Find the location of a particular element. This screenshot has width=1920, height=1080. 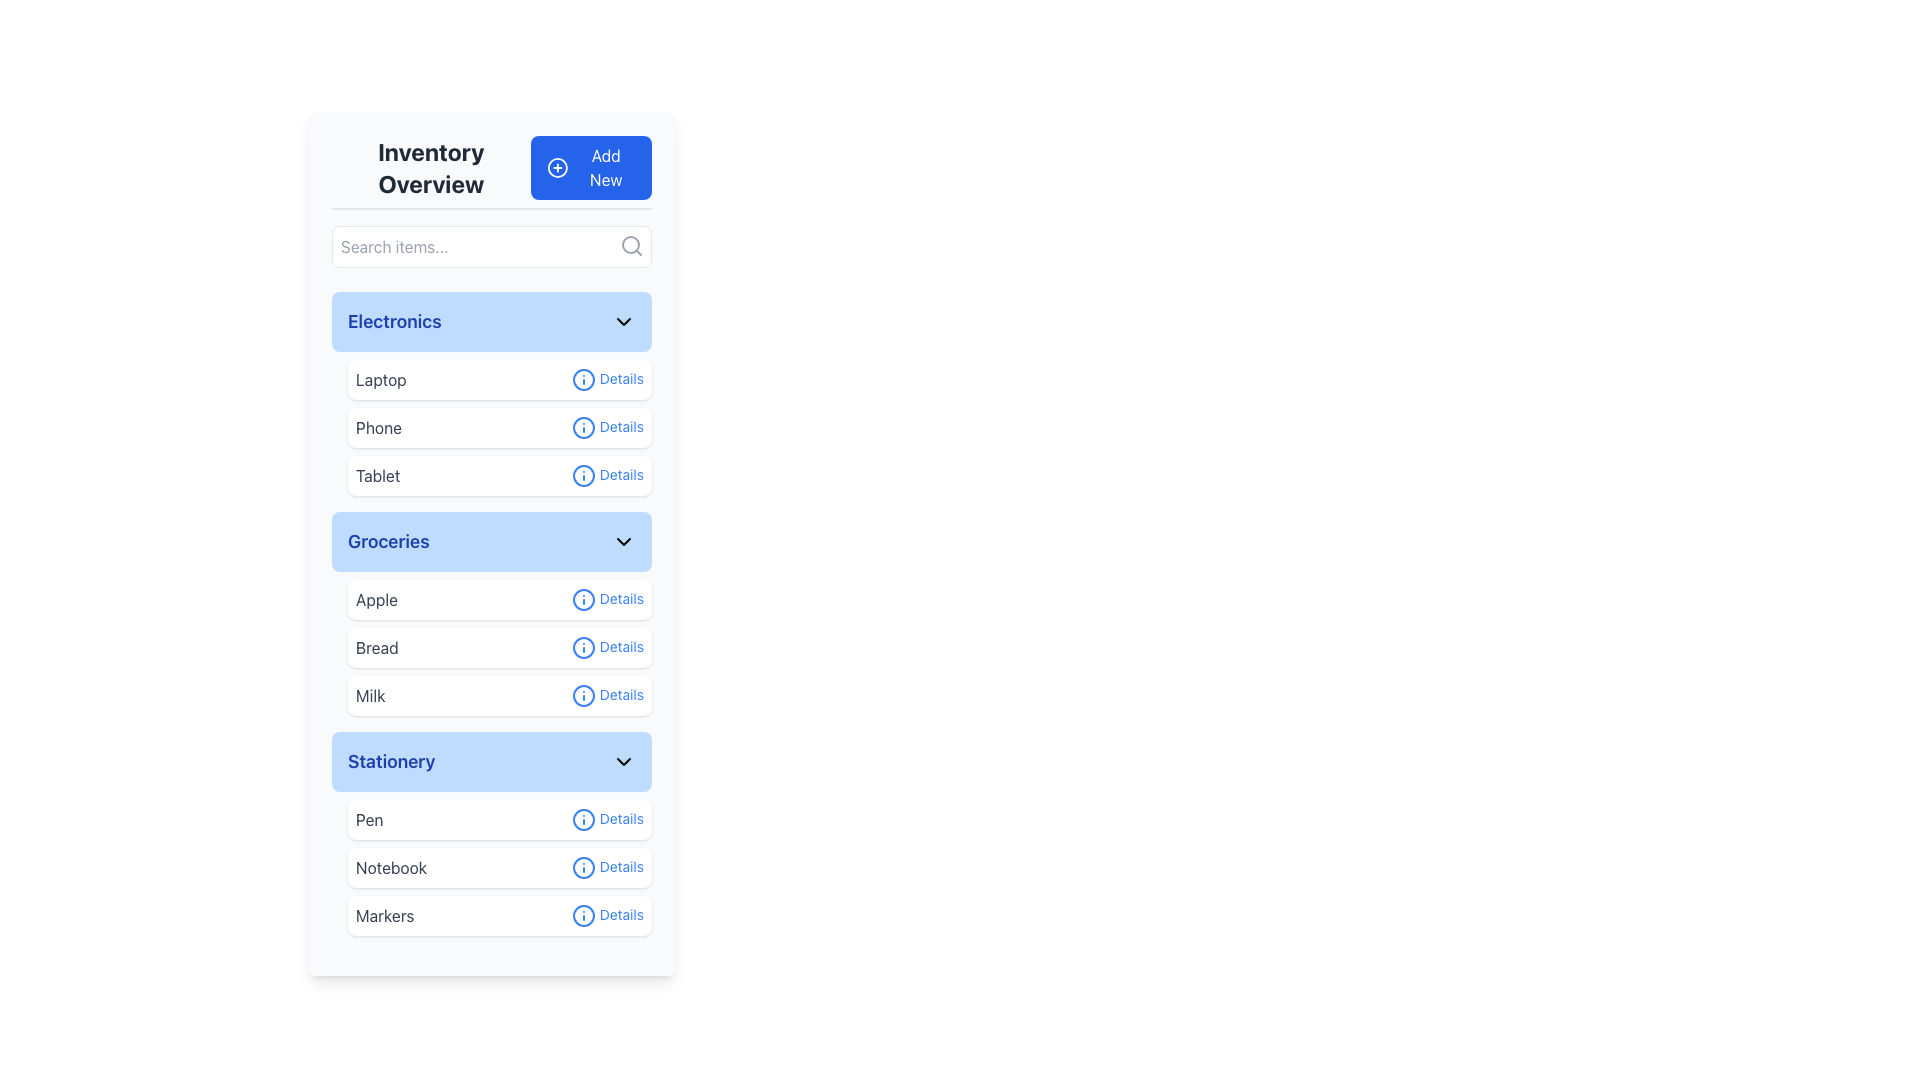

the 'Details' button on the List entry for 'Milk', which is the third item in the 'Groceries' section is located at coordinates (499, 694).